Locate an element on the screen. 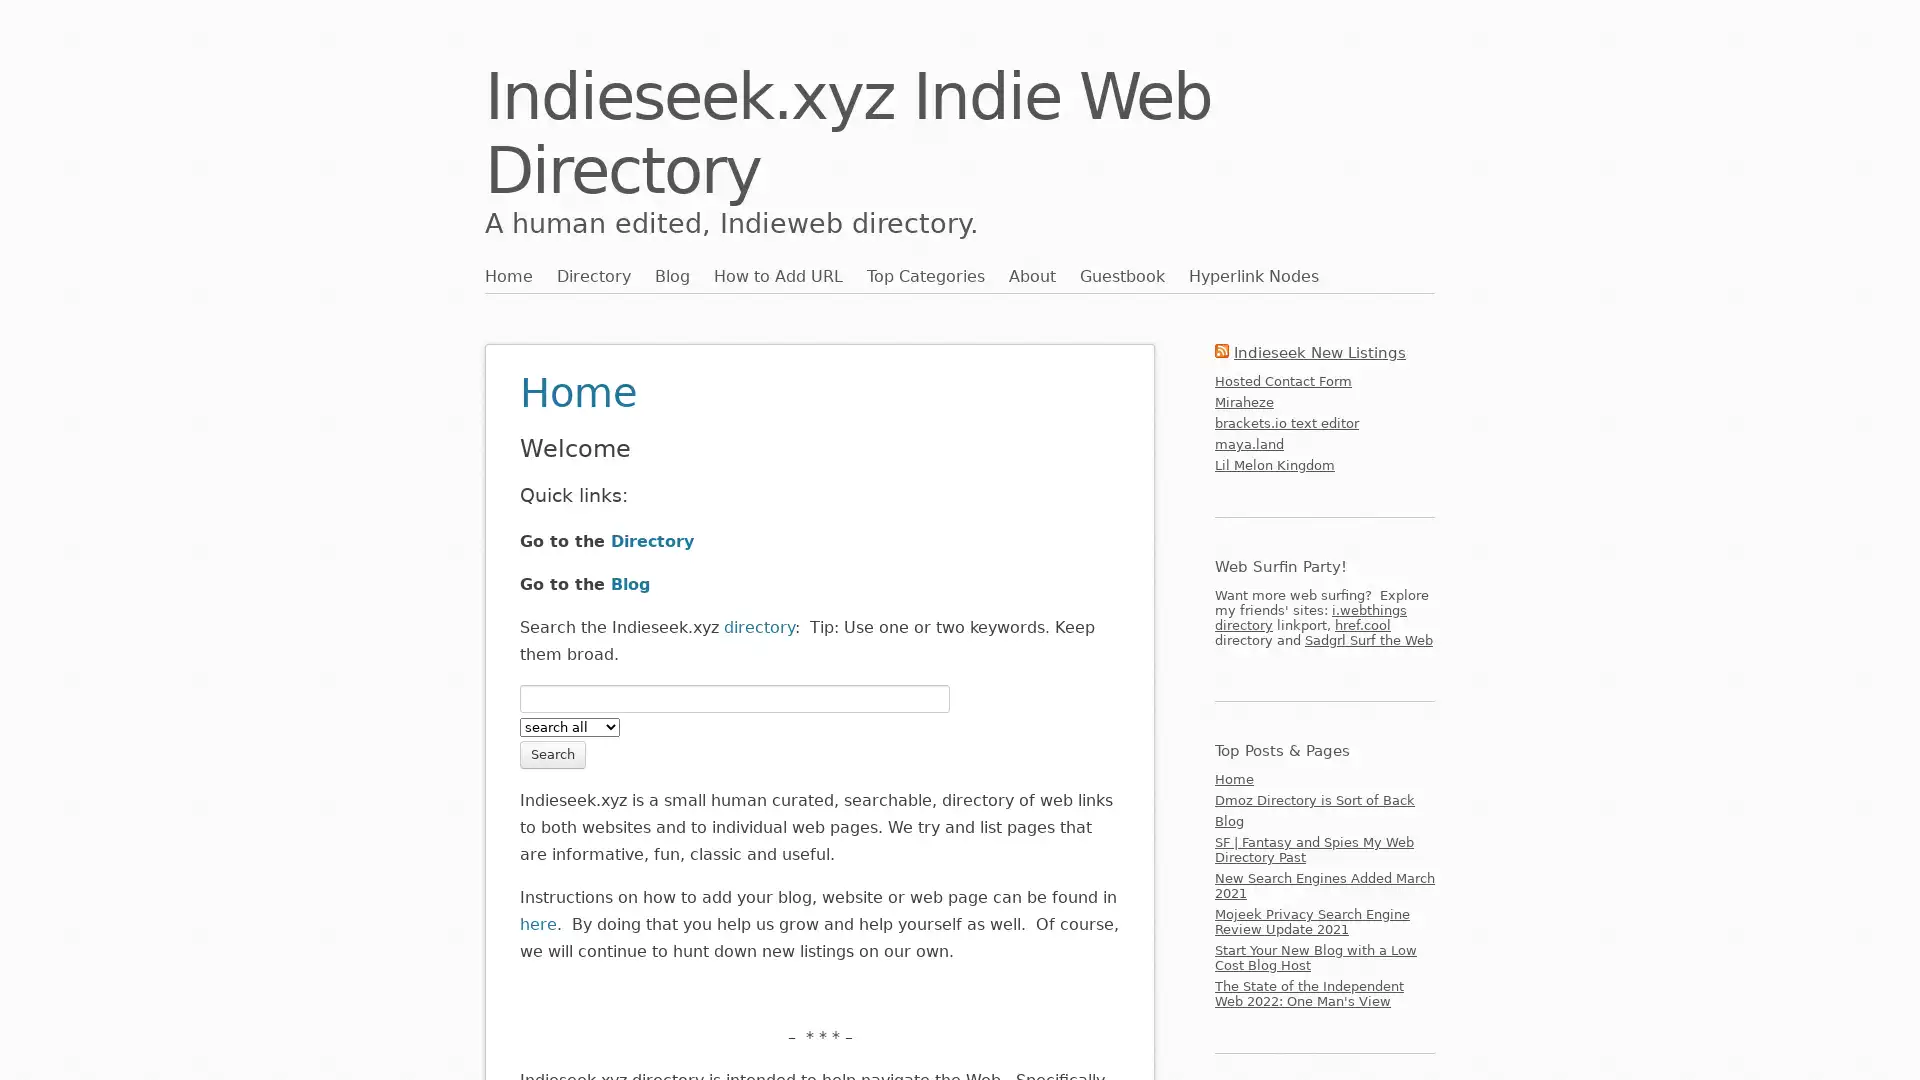 Image resolution: width=1920 pixels, height=1080 pixels. Search is located at coordinates (552, 753).